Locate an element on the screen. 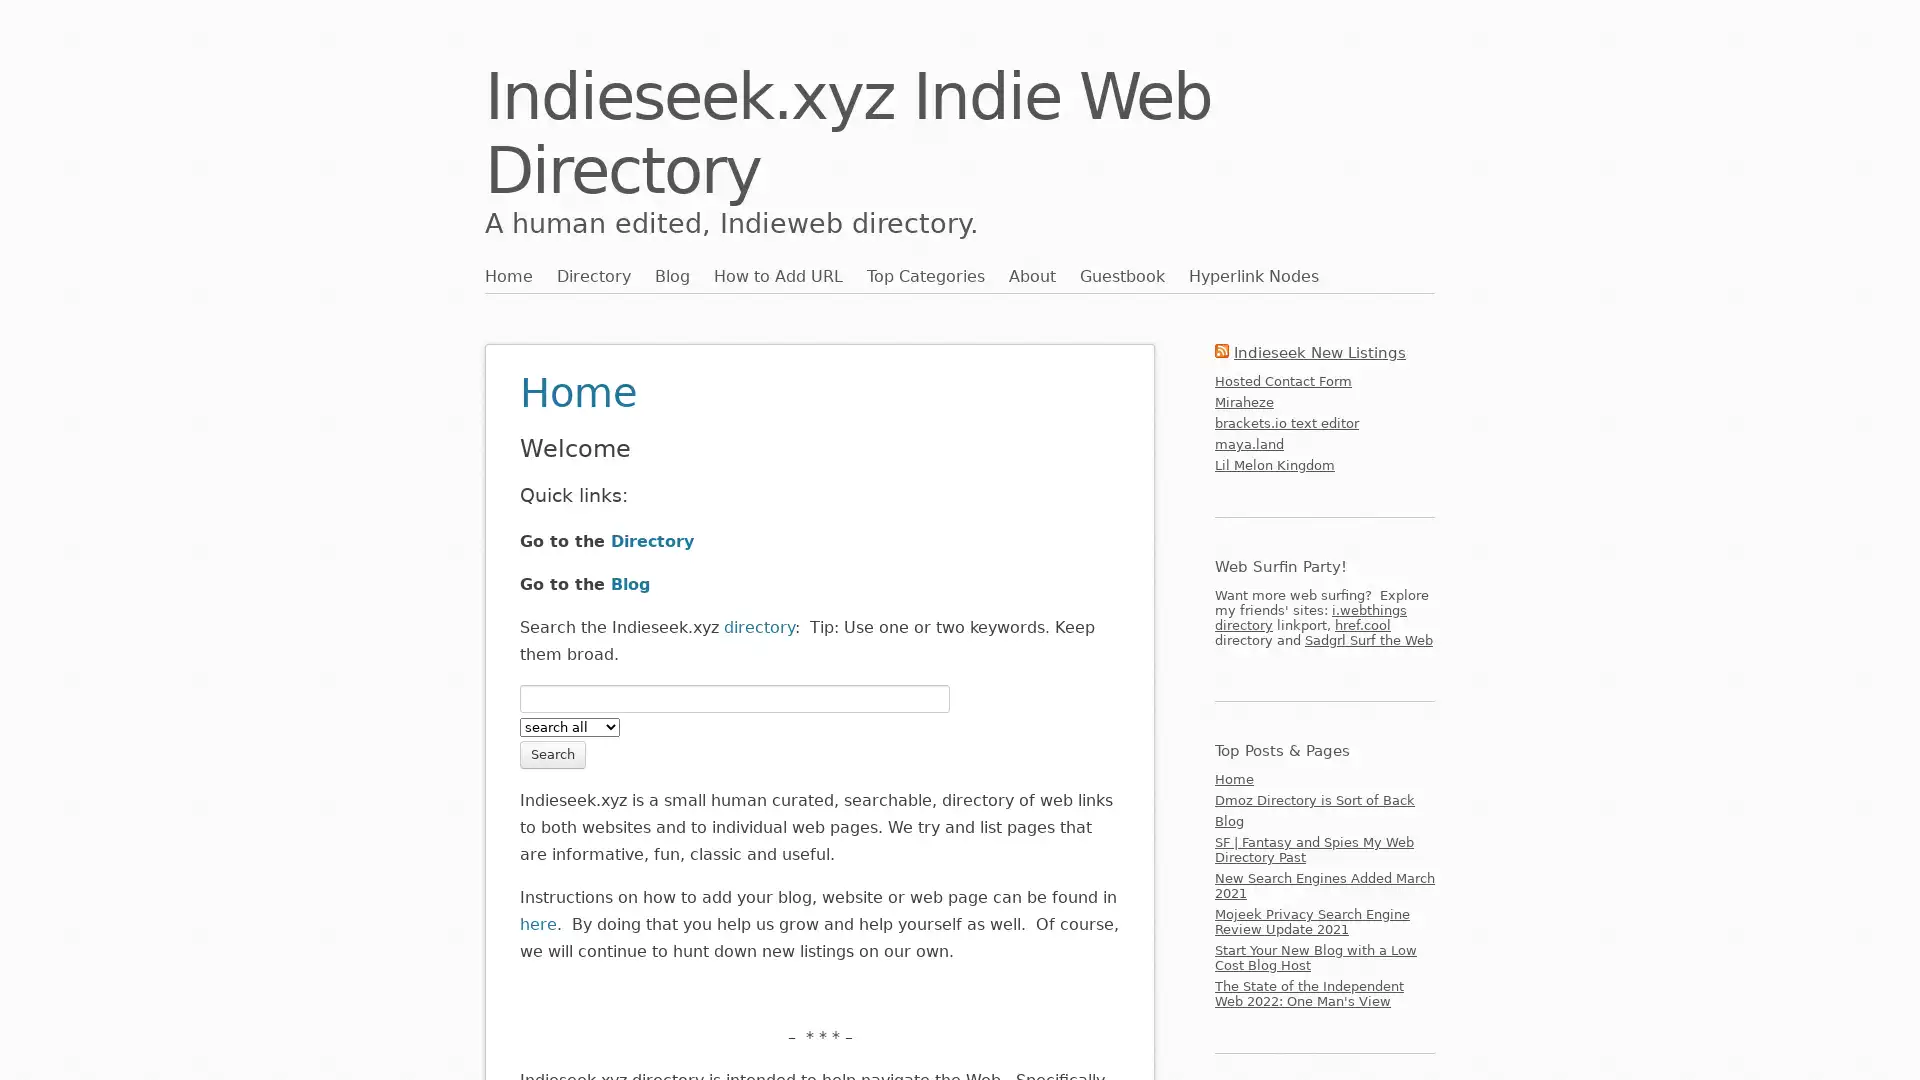 Image resolution: width=1920 pixels, height=1080 pixels. Search is located at coordinates (552, 753).